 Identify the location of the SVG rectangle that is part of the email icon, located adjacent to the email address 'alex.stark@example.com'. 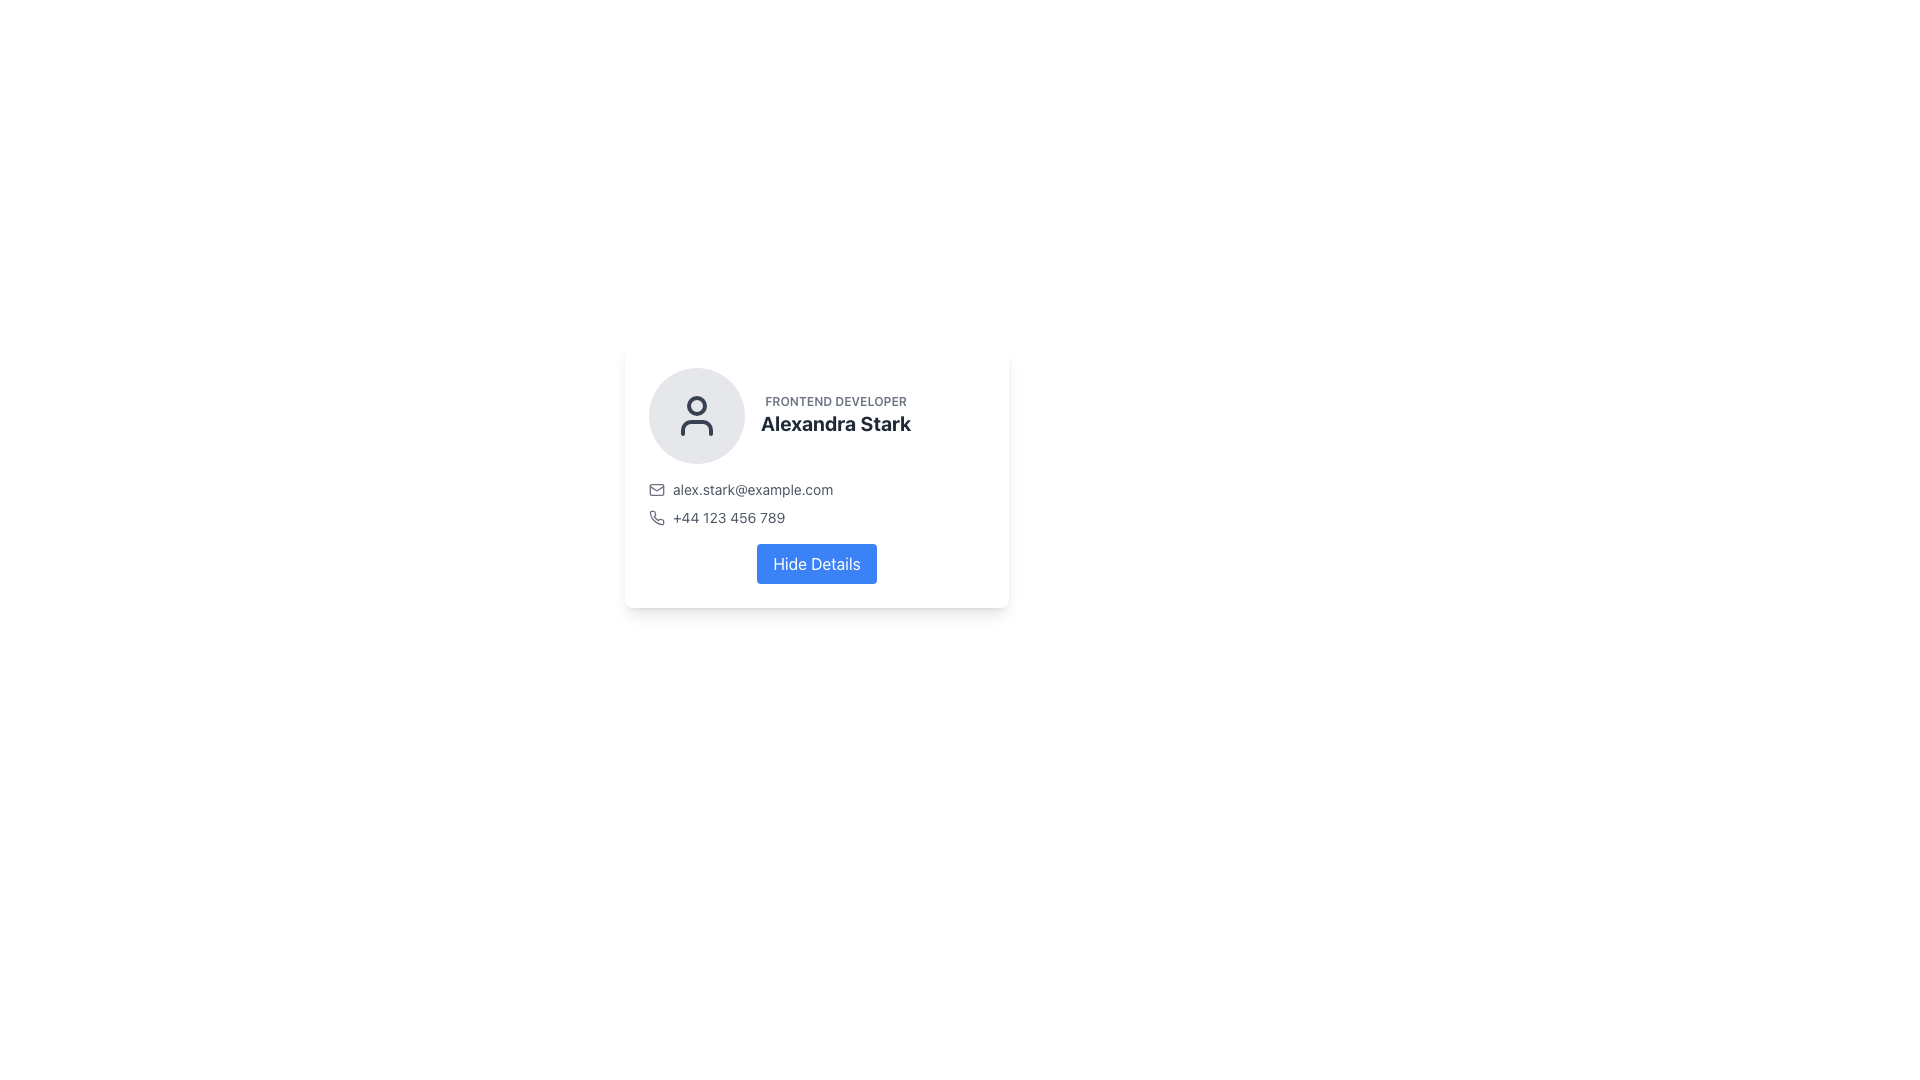
(657, 489).